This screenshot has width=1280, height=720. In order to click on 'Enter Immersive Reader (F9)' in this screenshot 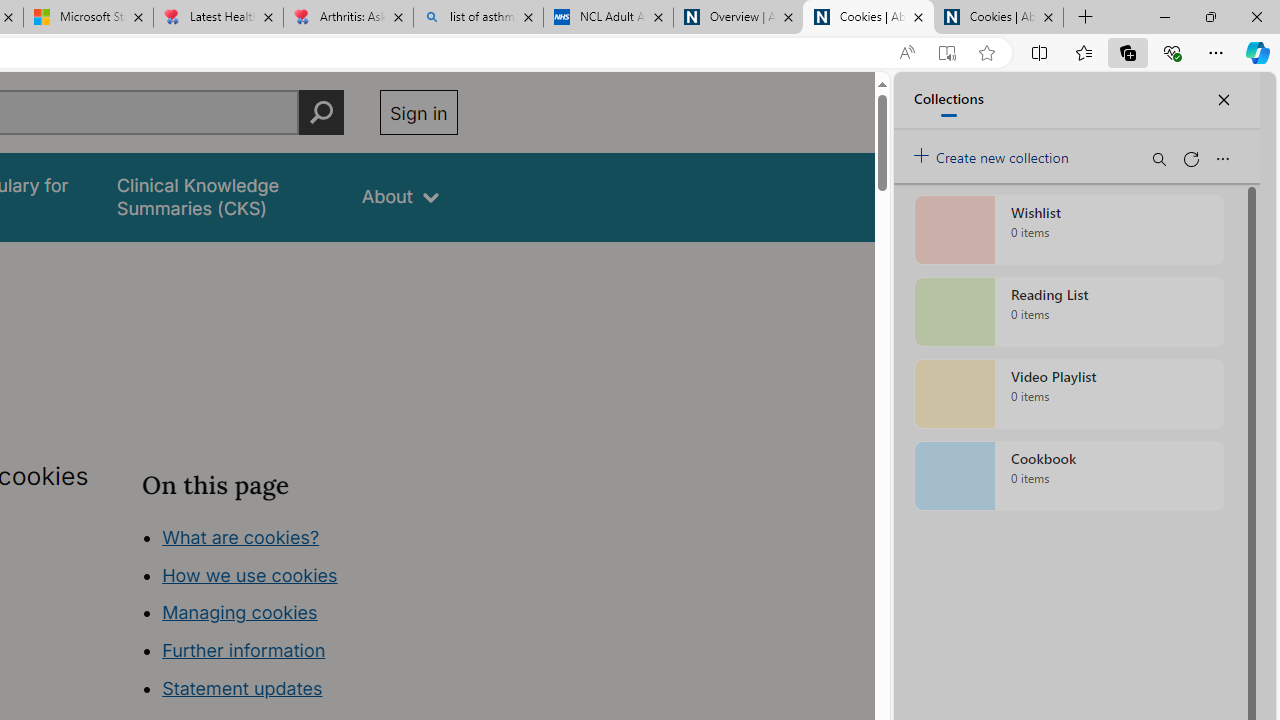, I will do `click(945, 52)`.